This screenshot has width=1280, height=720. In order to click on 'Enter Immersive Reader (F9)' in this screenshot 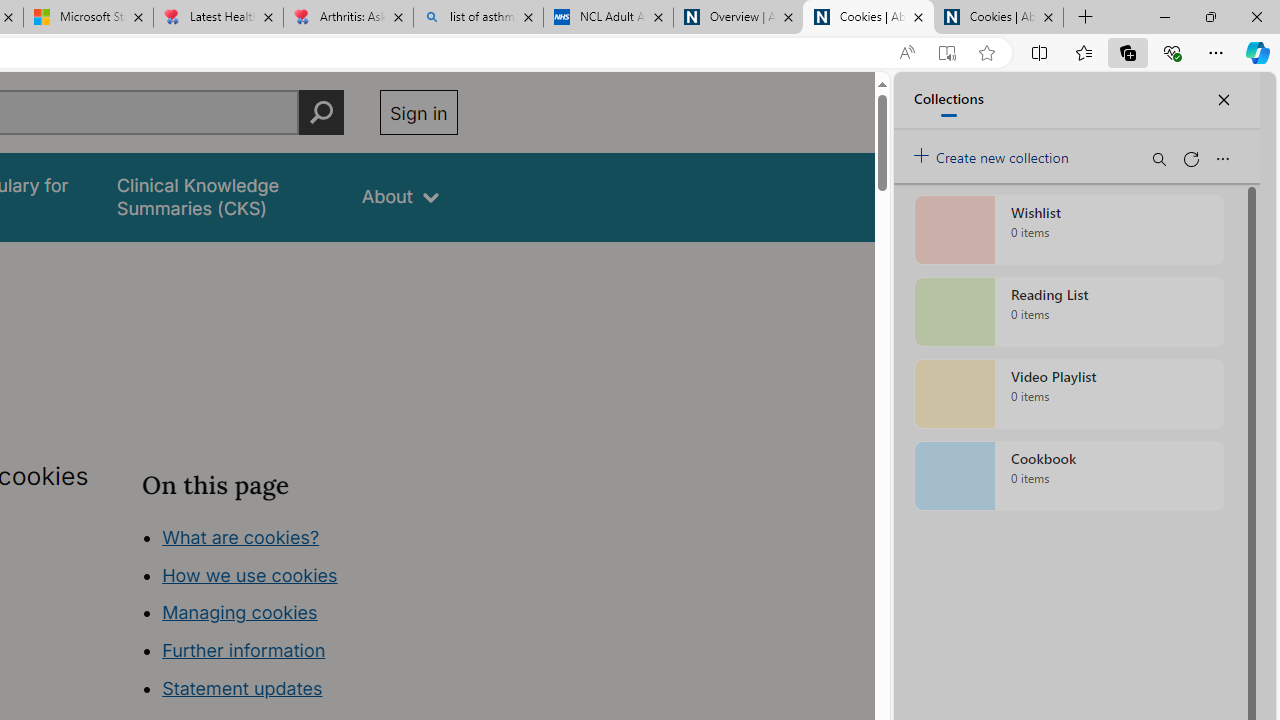, I will do `click(945, 52)`.